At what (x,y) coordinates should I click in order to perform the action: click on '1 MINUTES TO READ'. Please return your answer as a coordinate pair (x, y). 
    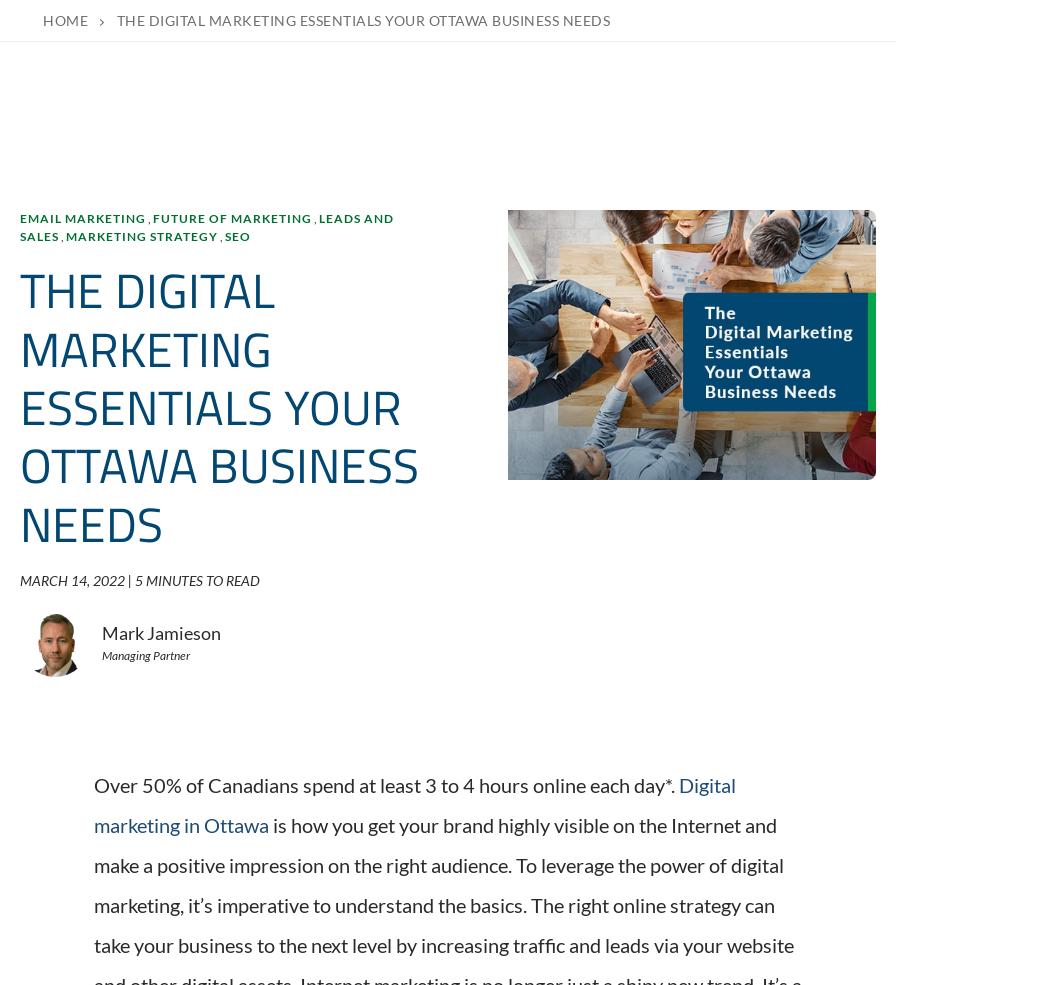
    Looking at the image, I should click on (203, 815).